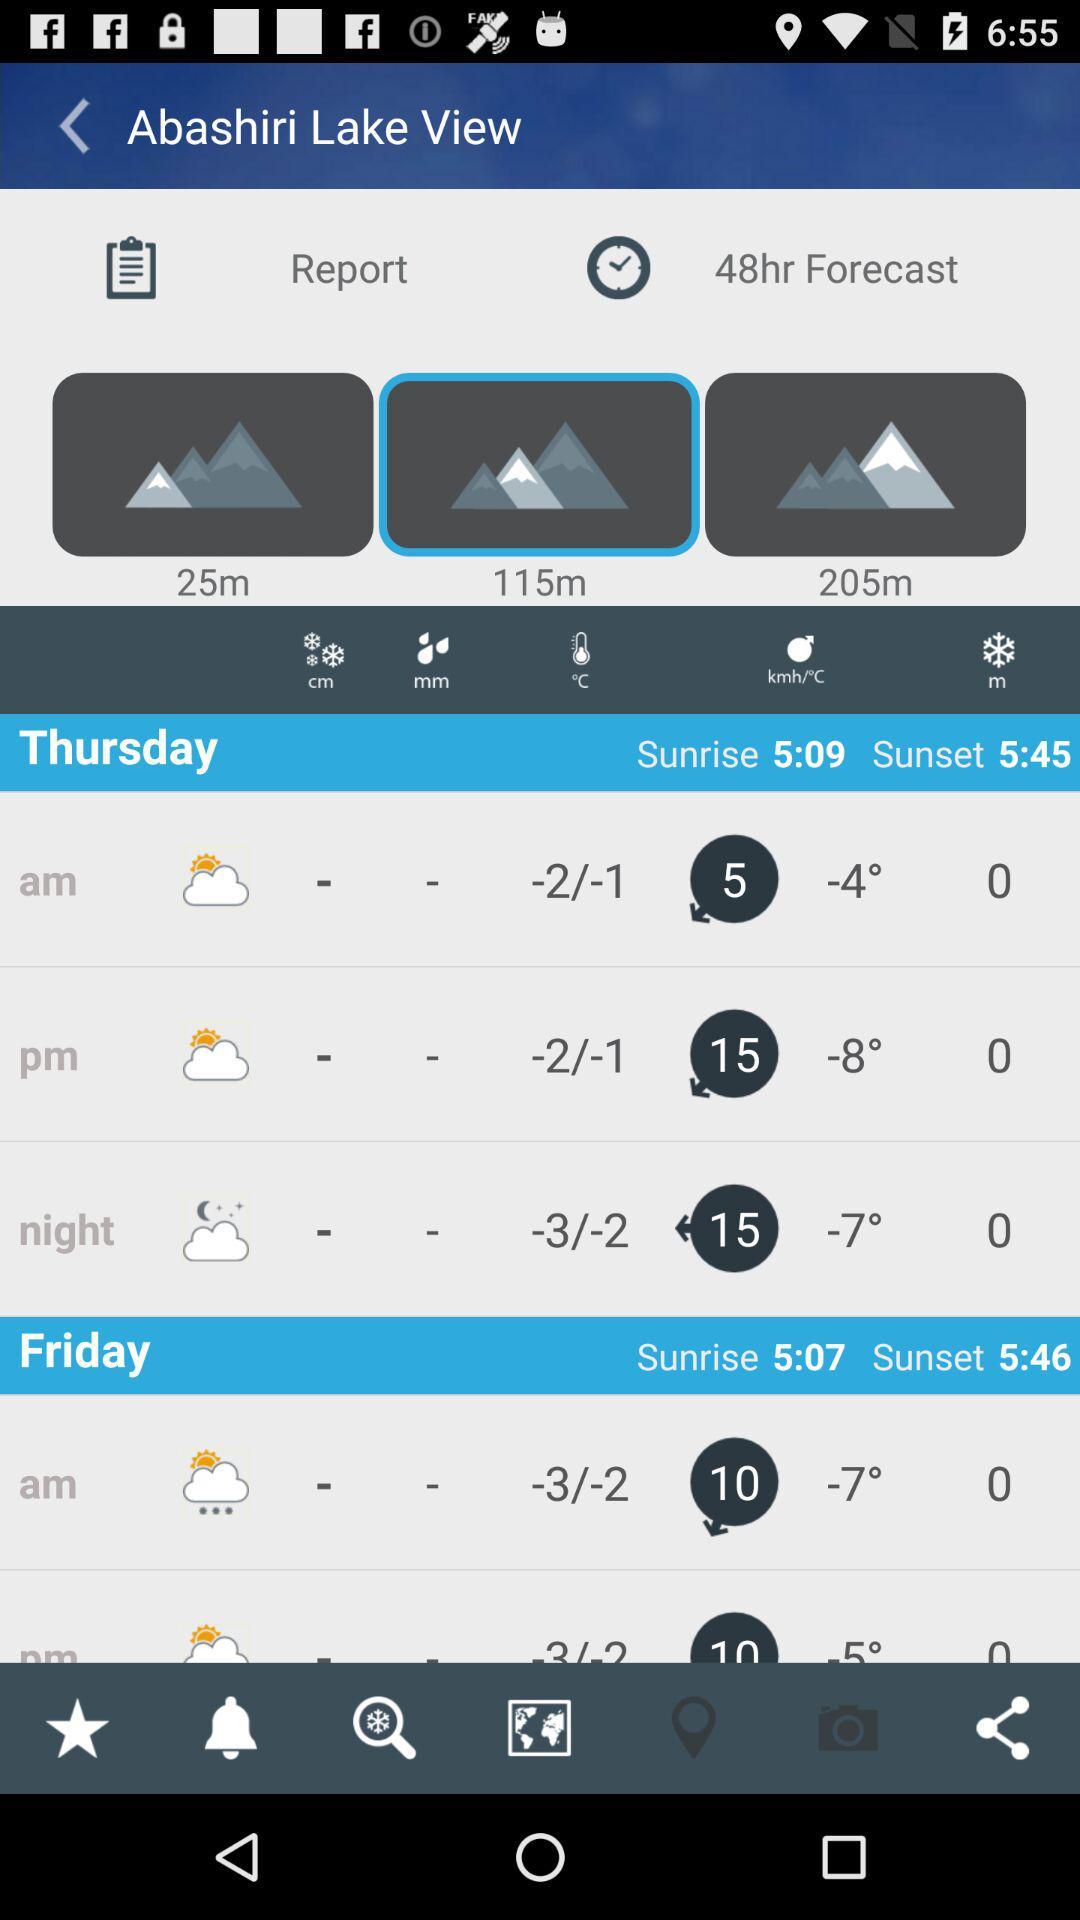 This screenshot has height=1920, width=1080. I want to click on the notifications icon, so click(229, 1848).